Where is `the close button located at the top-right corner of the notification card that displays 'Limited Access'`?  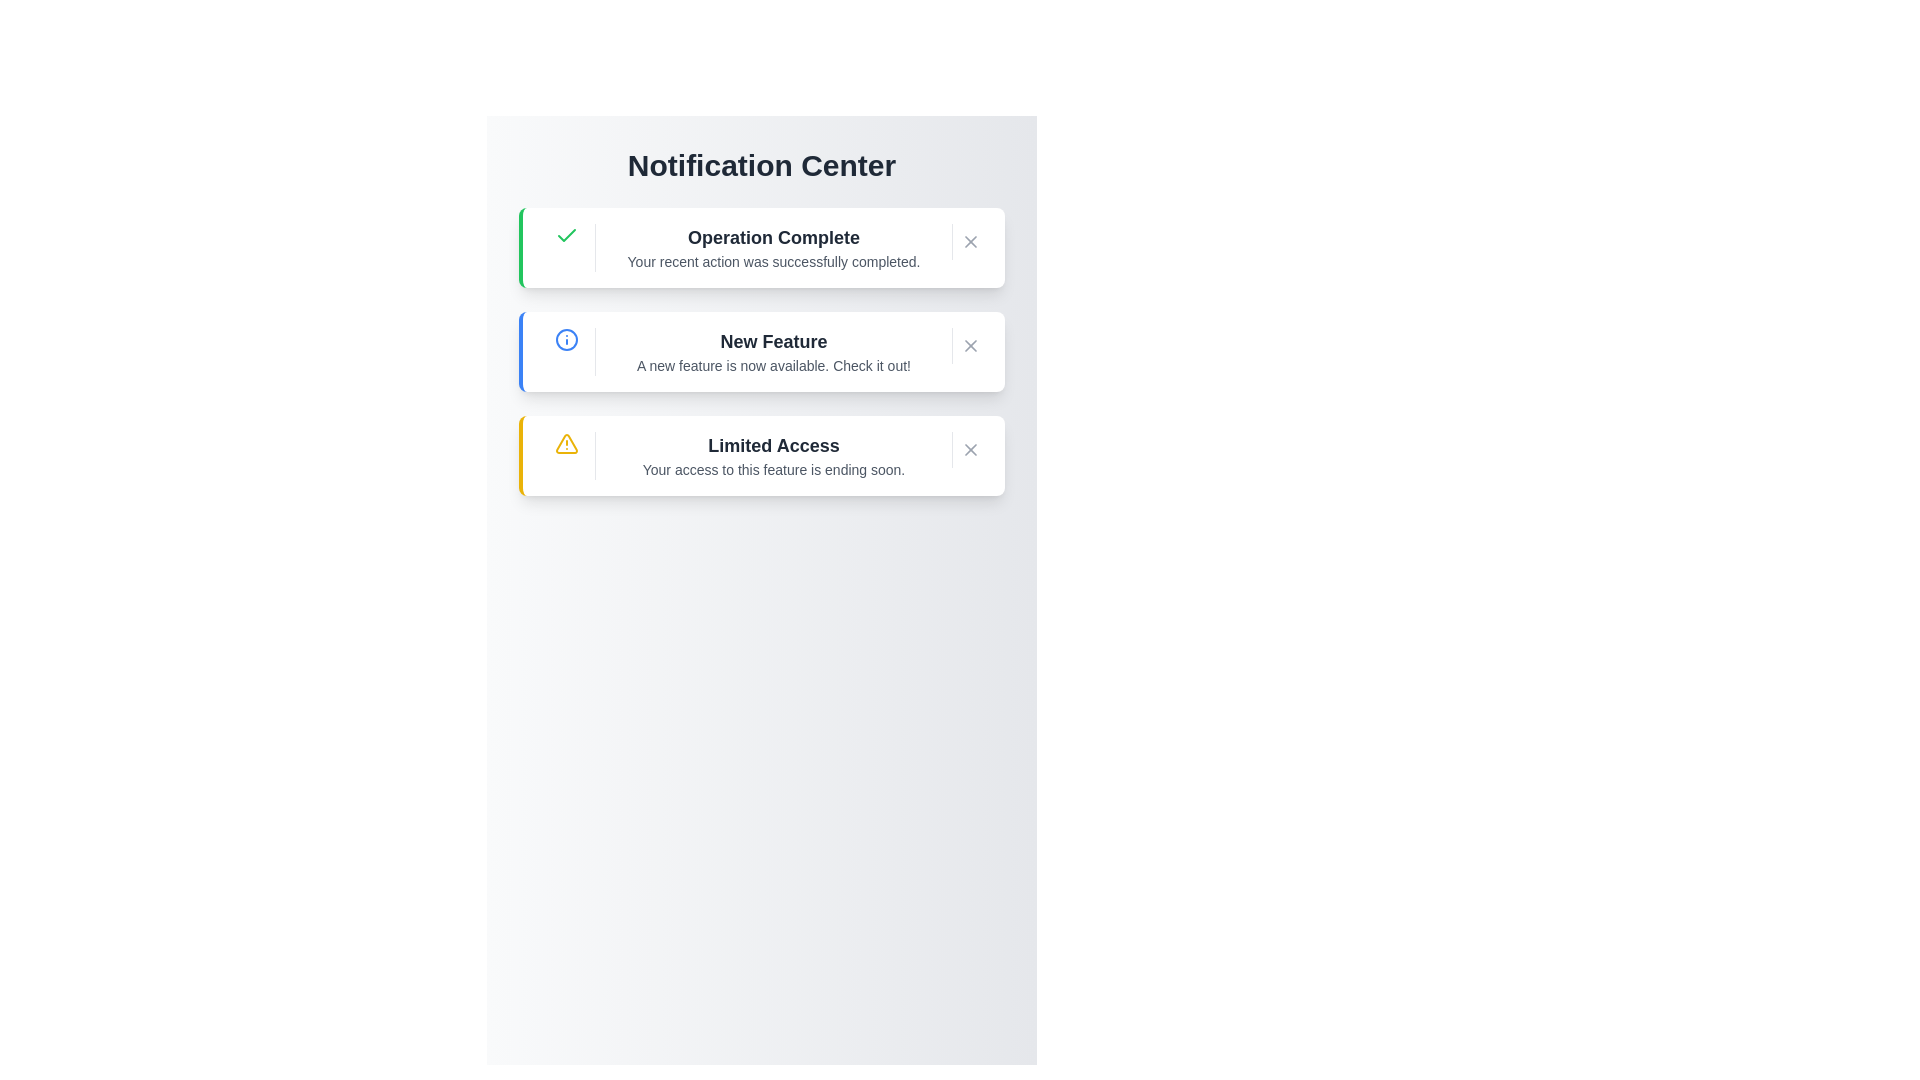 the close button located at the top-right corner of the notification card that displays 'Limited Access' is located at coordinates (970, 450).